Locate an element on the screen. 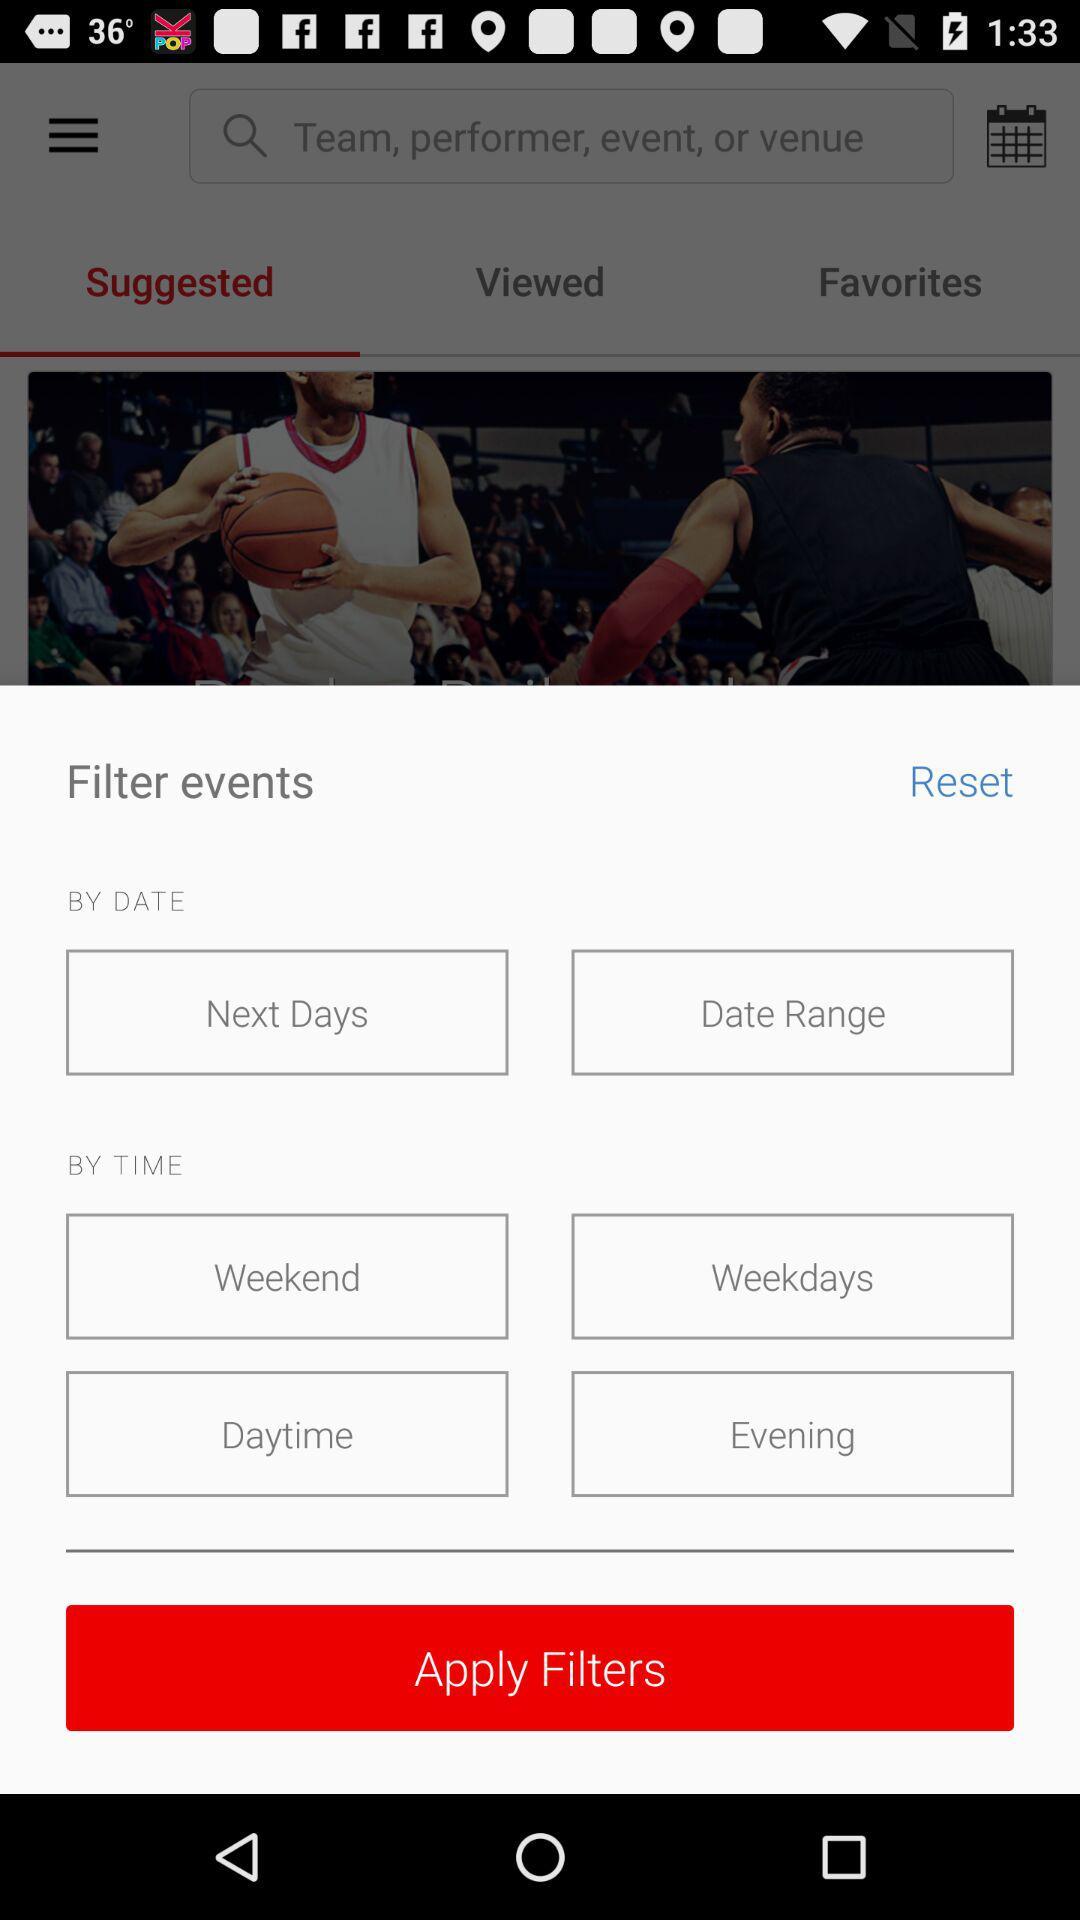 The height and width of the screenshot is (1920, 1080). item next to the date range item is located at coordinates (287, 1012).